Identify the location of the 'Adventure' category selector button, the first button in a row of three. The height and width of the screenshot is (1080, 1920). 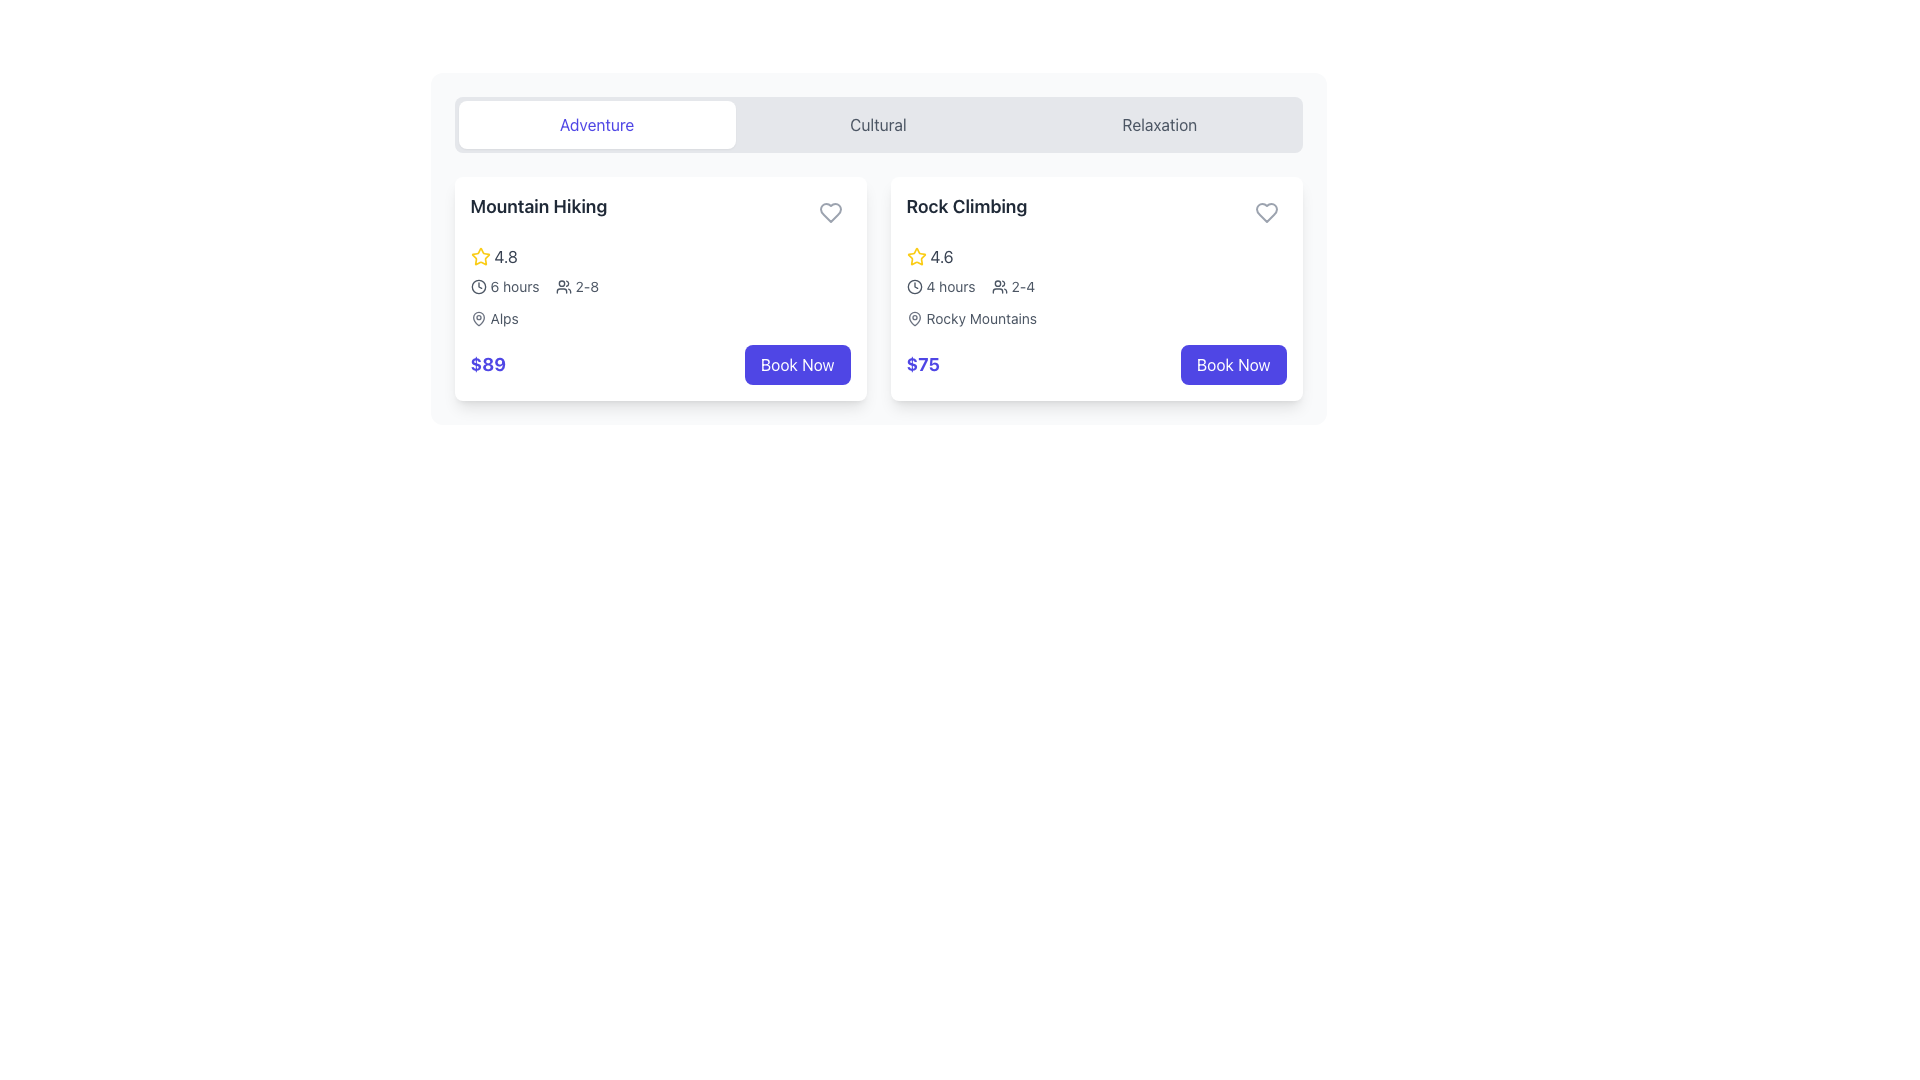
(596, 124).